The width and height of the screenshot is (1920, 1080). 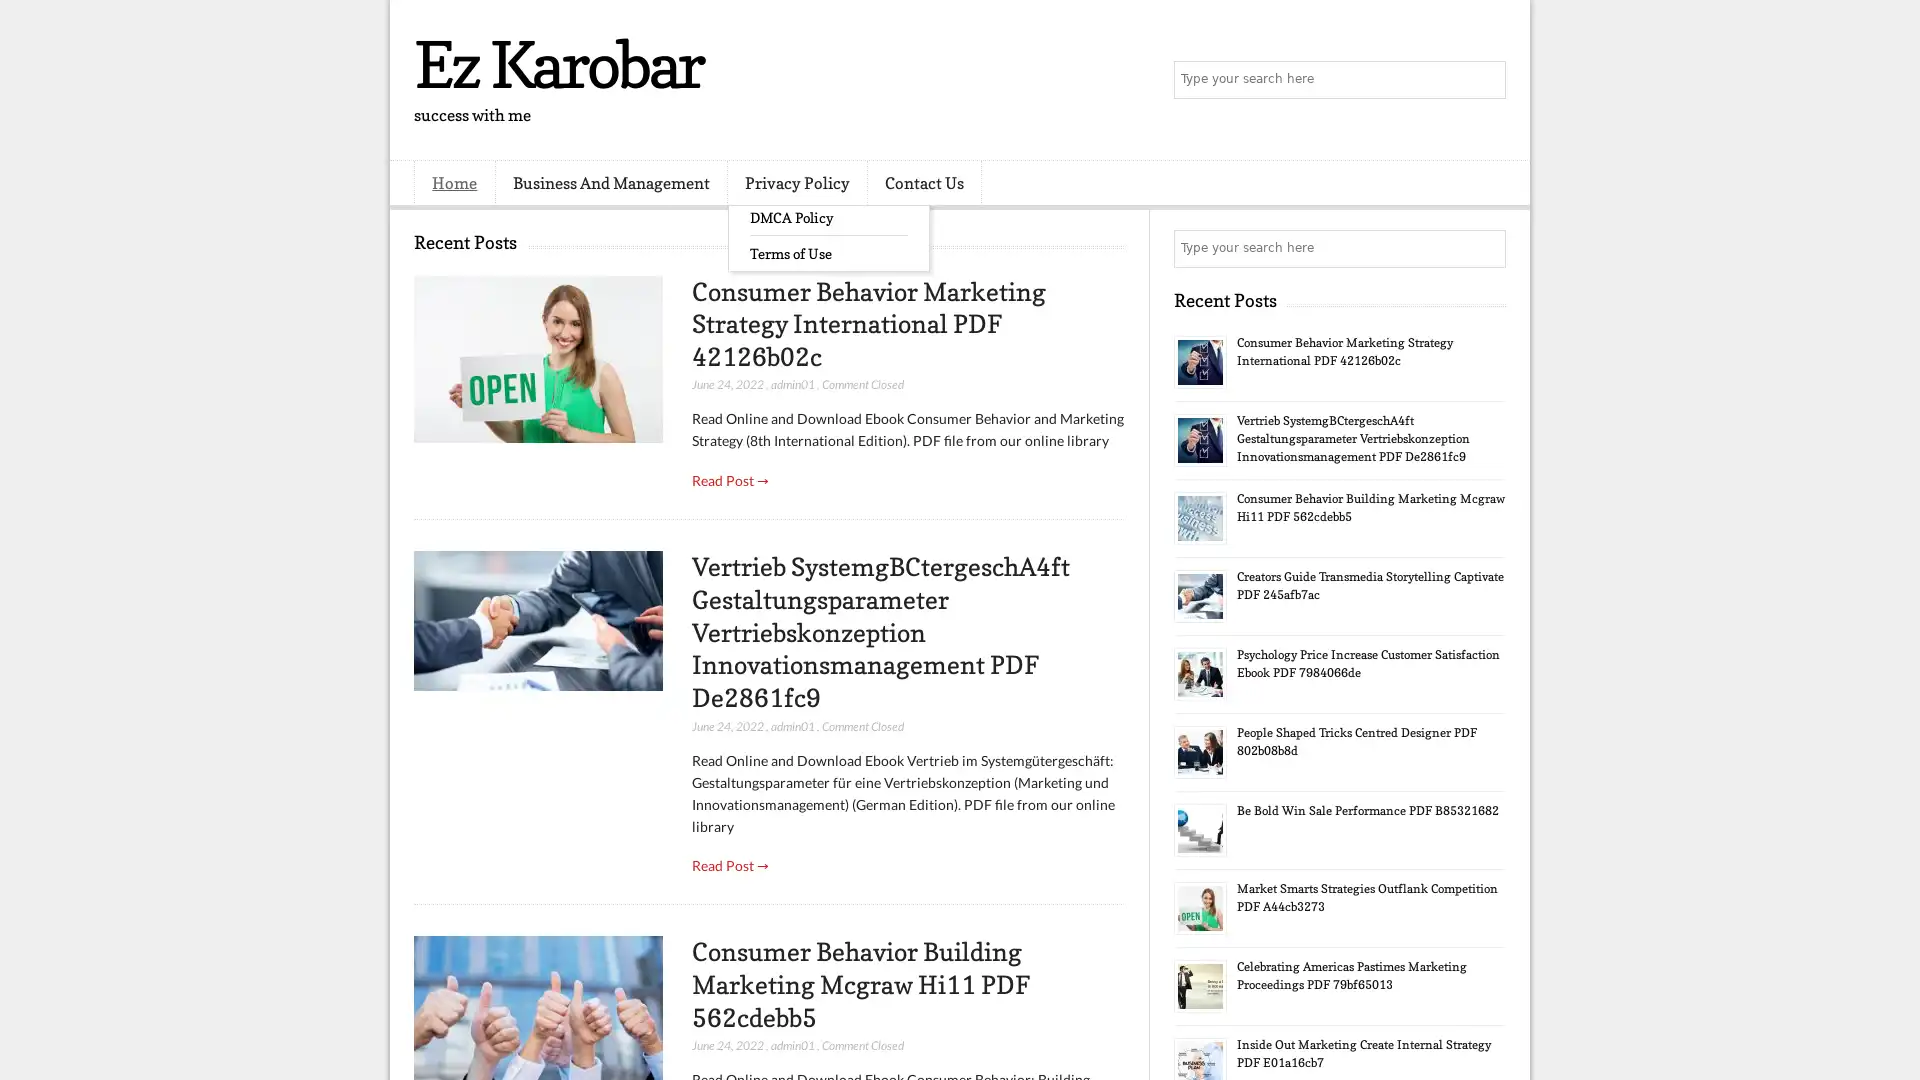 I want to click on Search, so click(x=1485, y=80).